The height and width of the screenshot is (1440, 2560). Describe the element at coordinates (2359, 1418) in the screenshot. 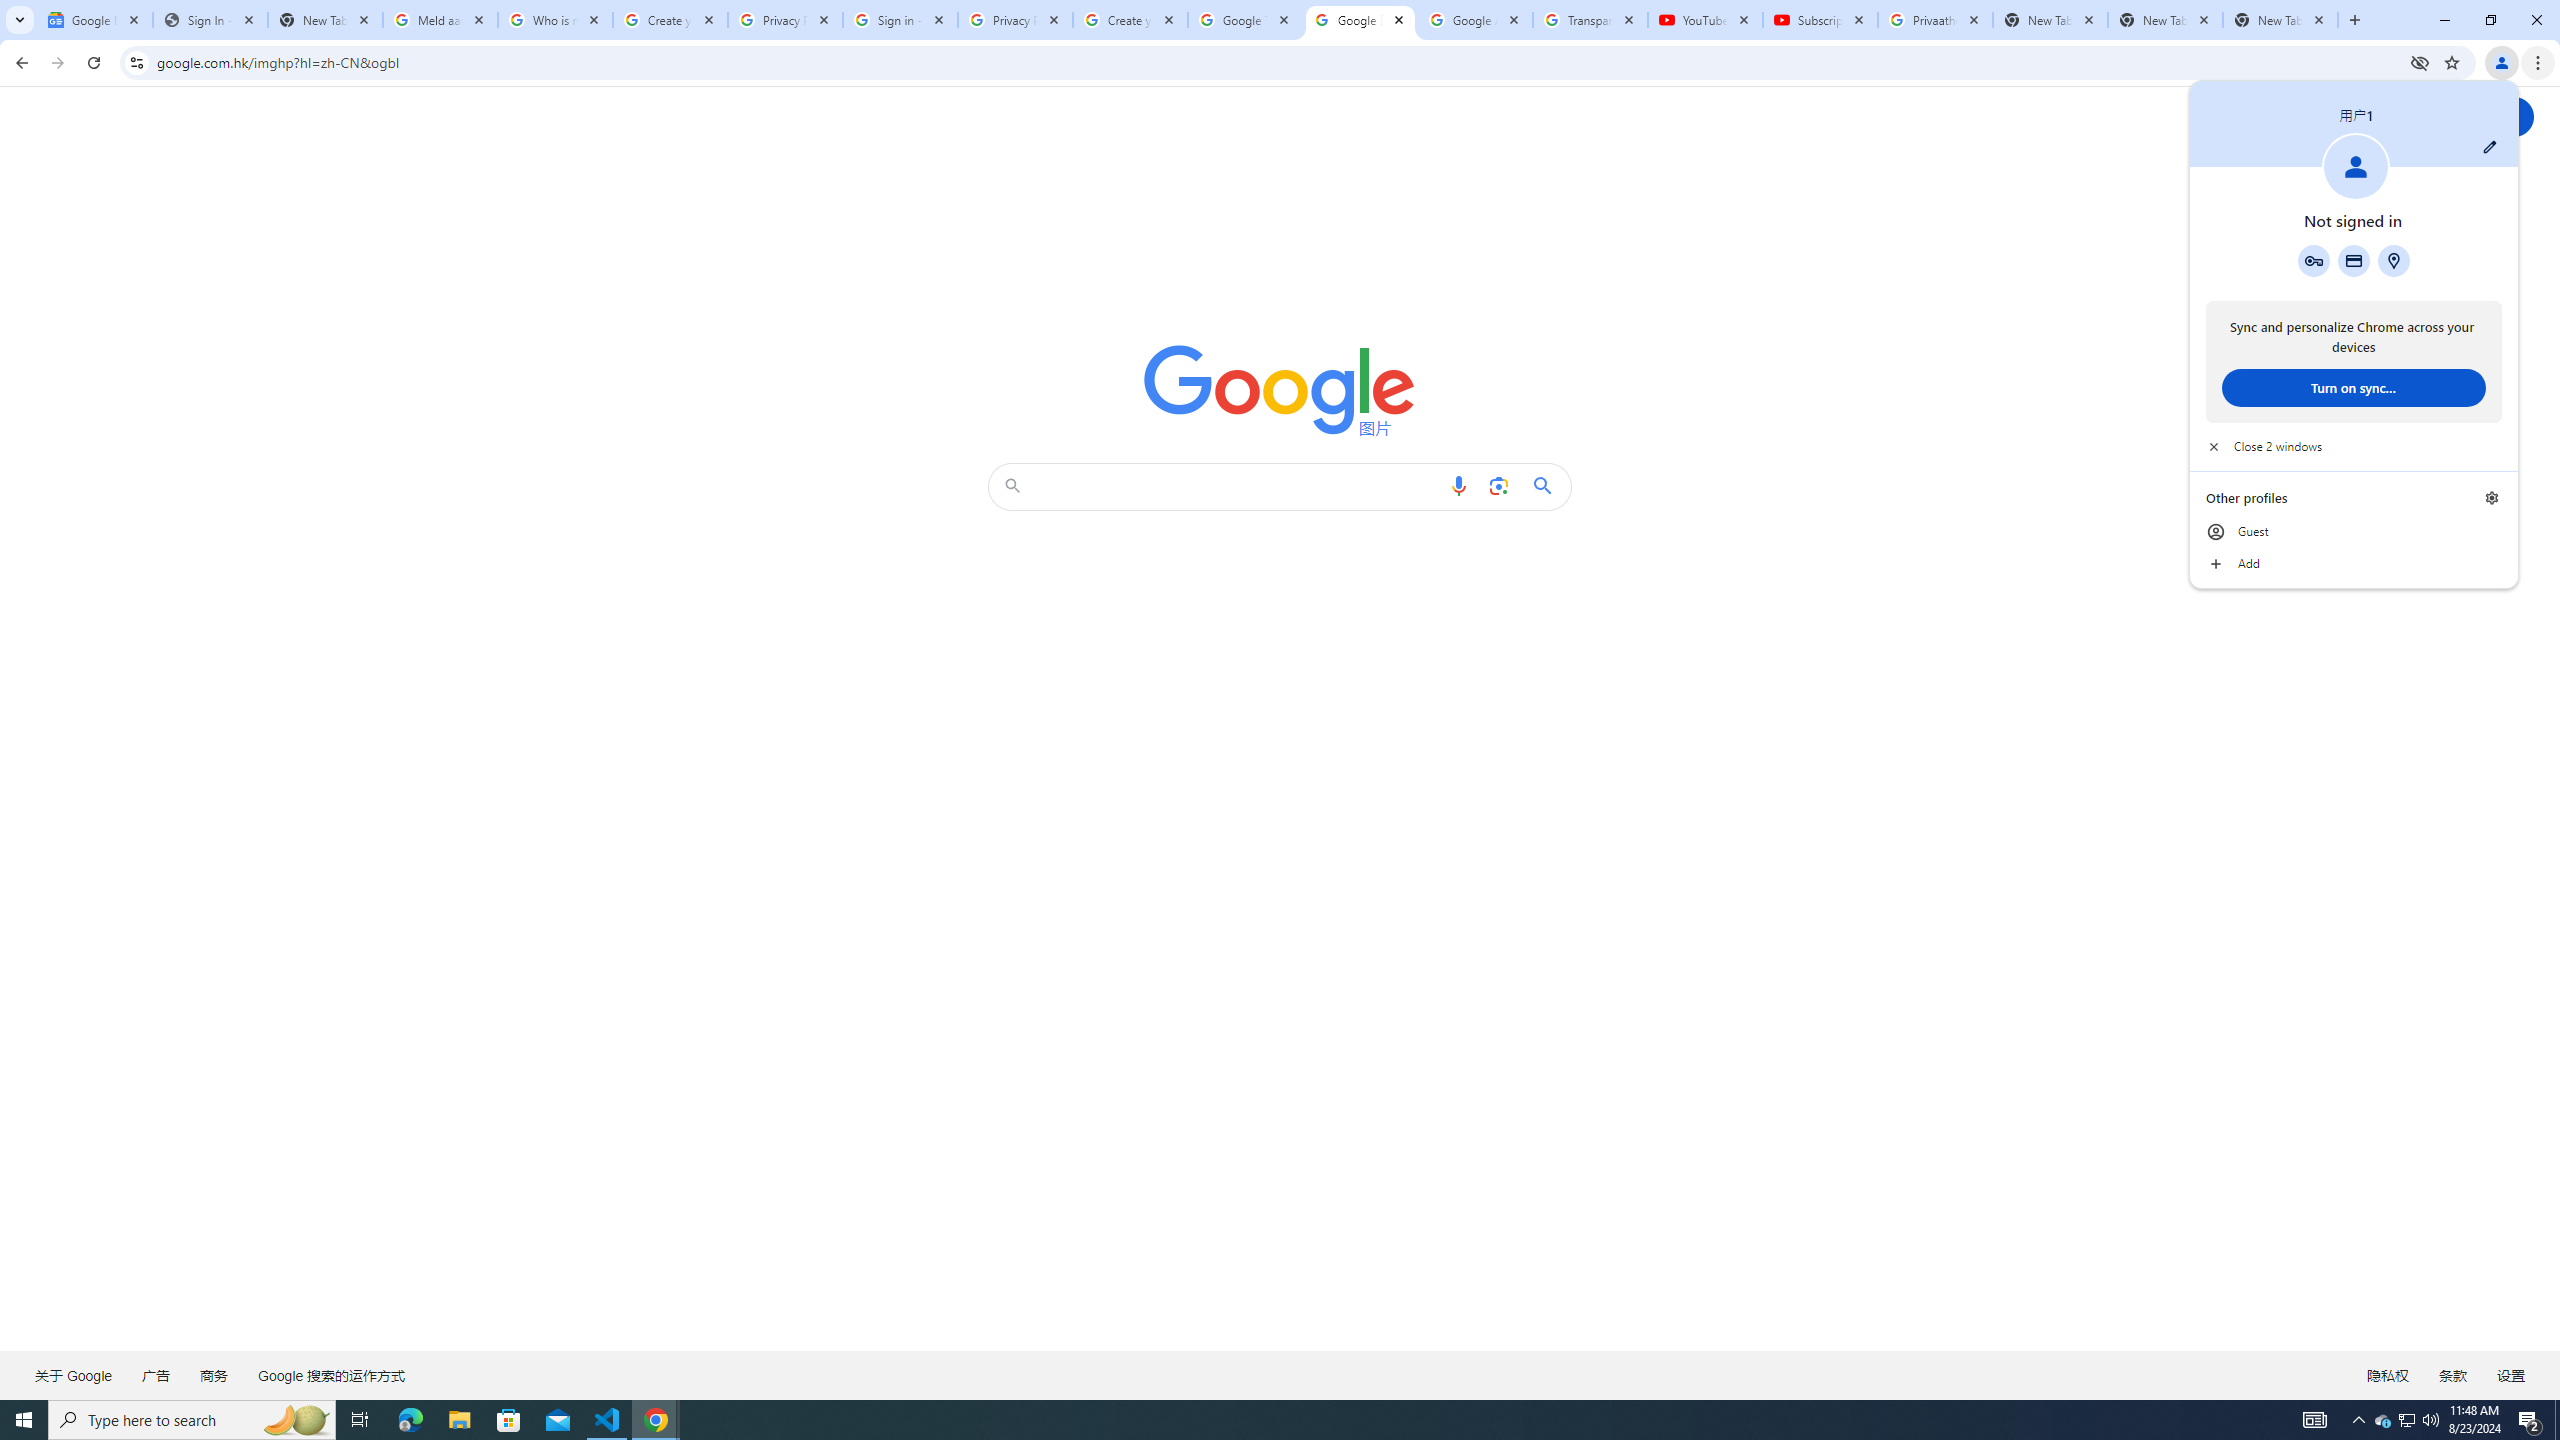

I see `'Notification Chevron'` at that location.